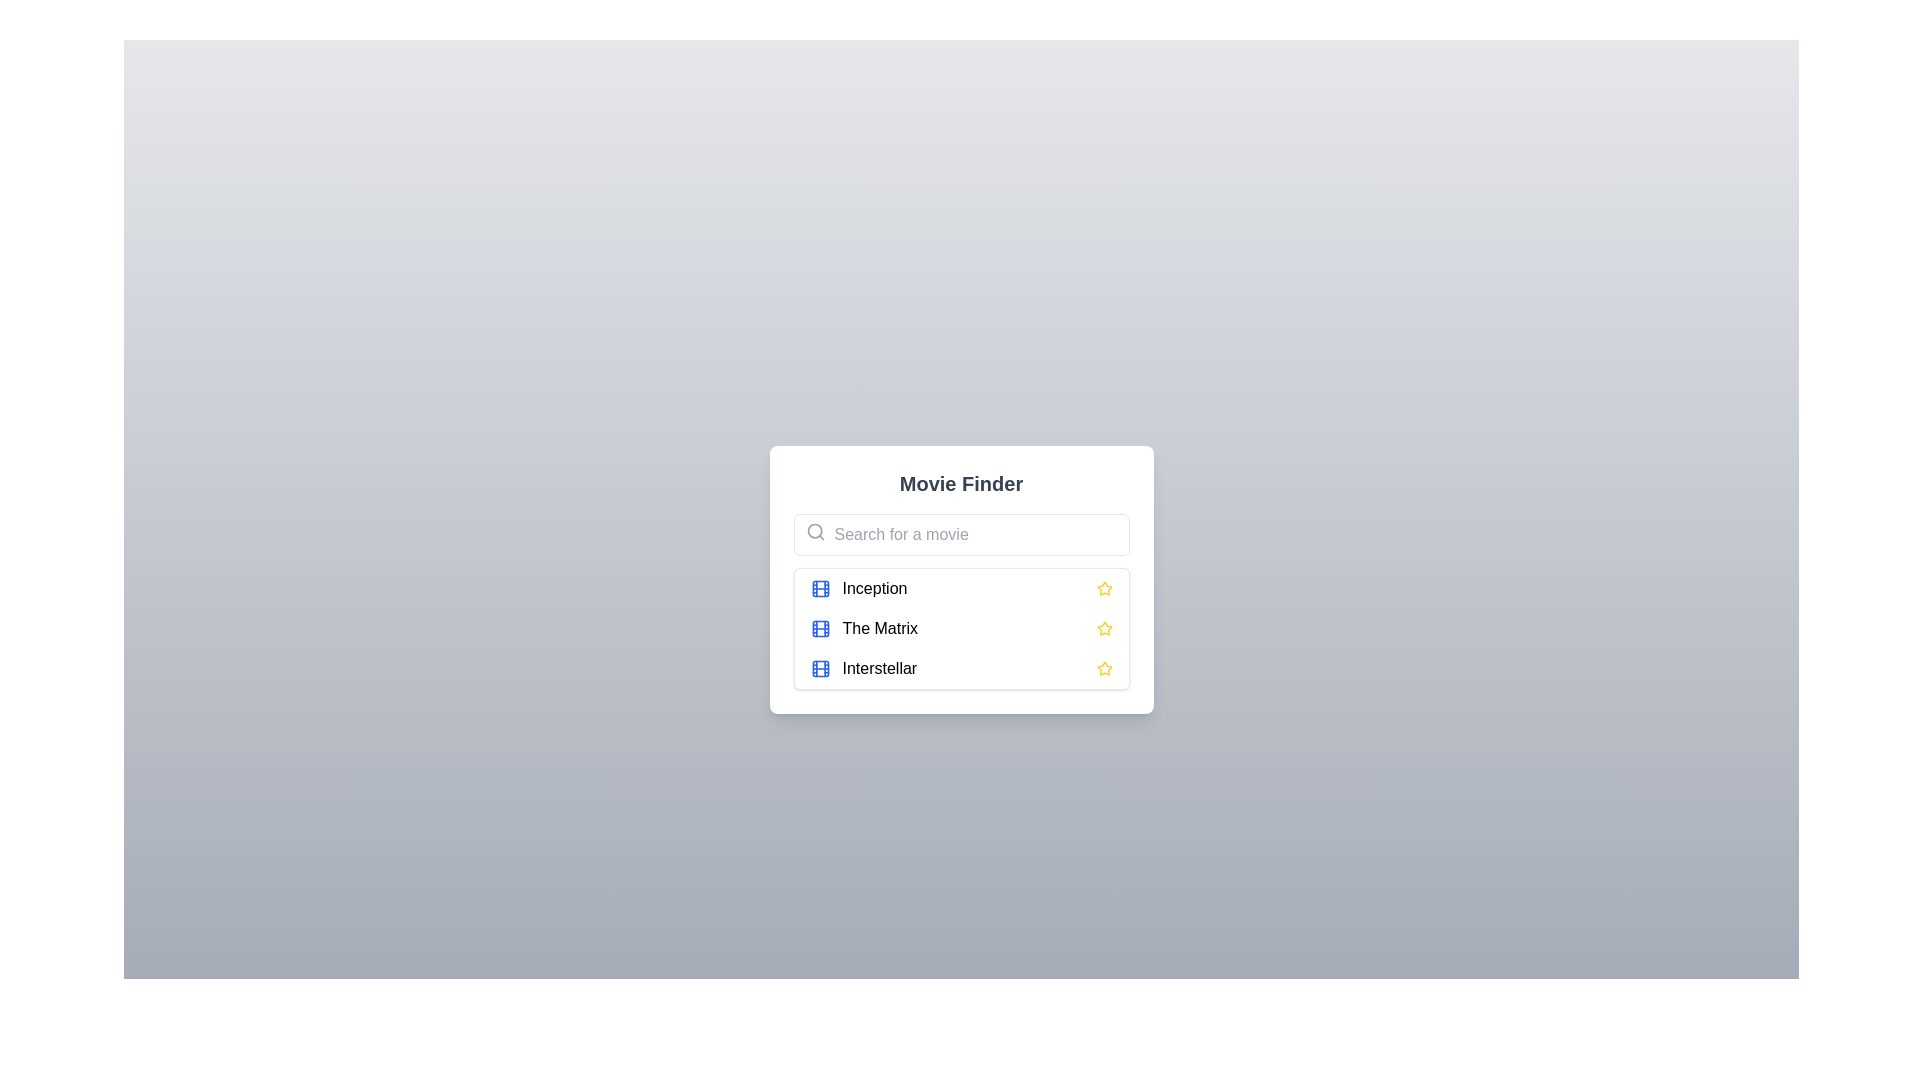  What do you see at coordinates (820, 627) in the screenshot?
I see `the blue film reel icon with rounded edges, which is positioned to the immediate left of the text label 'The Matrix' in the search results` at bounding box center [820, 627].